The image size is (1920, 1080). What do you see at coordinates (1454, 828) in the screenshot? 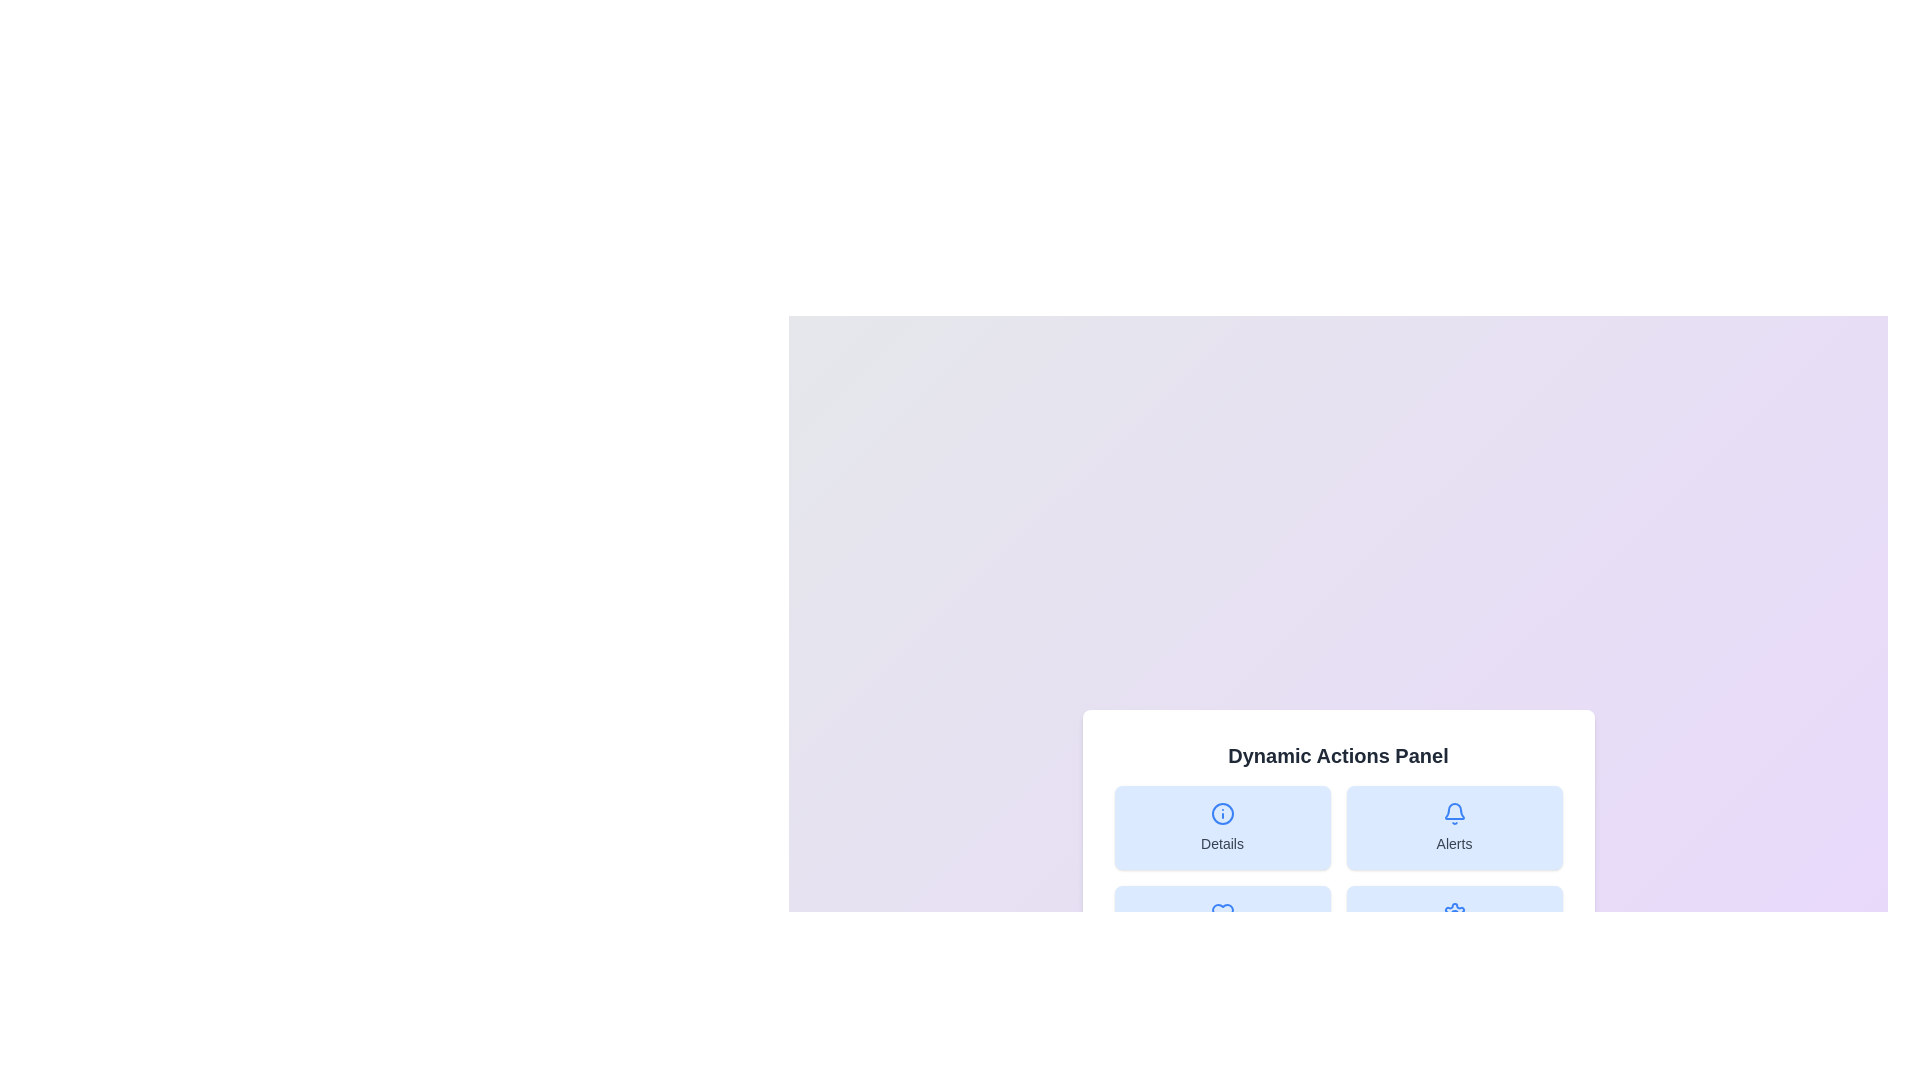
I see `the action button for accessing or managing alerts, located in the top-right quadrant of the grid, adjacent to the 'Details' button` at bounding box center [1454, 828].